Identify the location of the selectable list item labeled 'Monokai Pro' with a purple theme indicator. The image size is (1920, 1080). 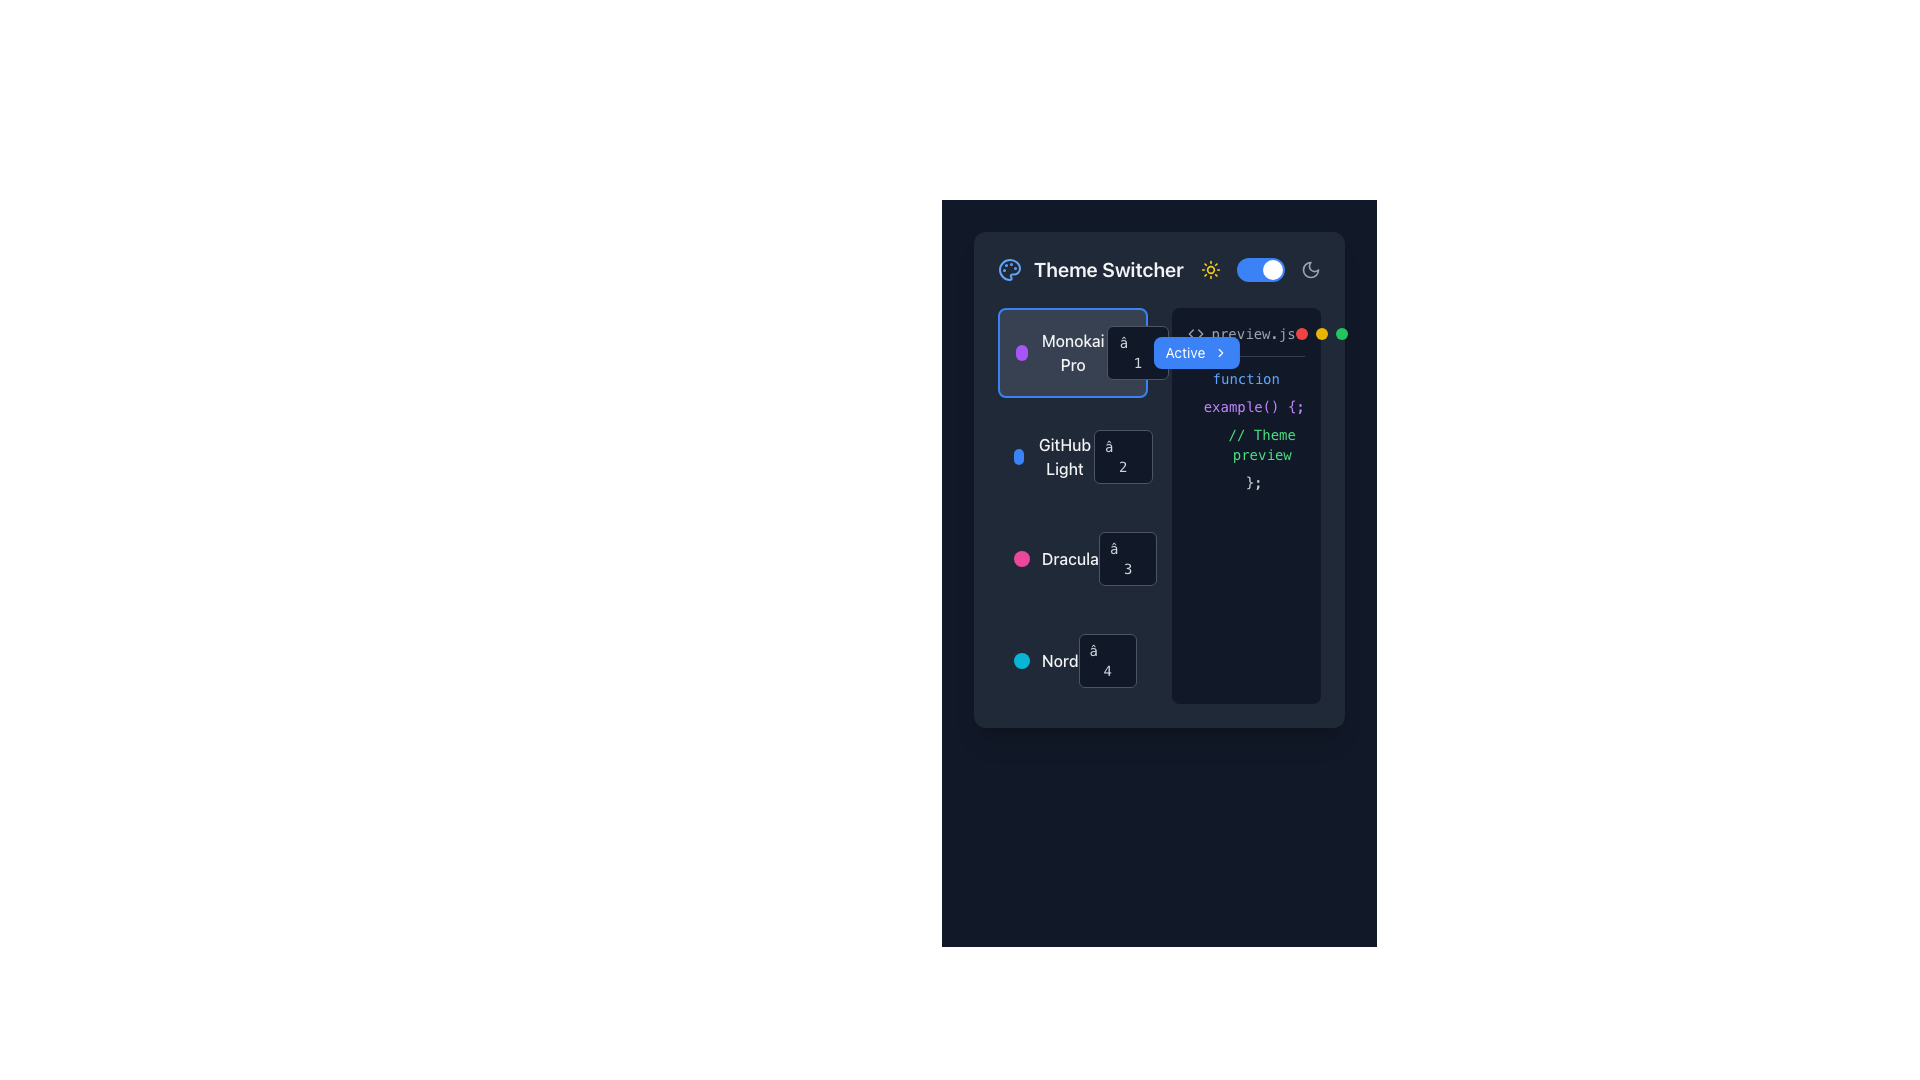
(1060, 352).